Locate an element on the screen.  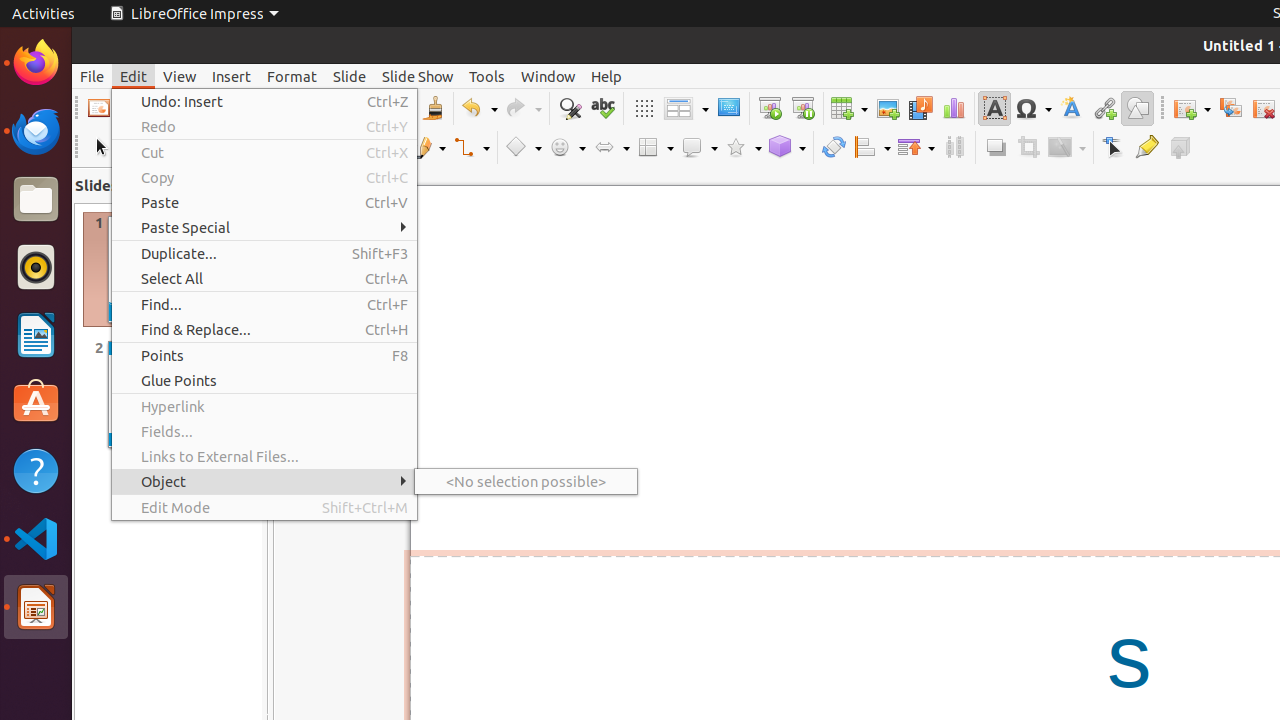
'Hyperlink' is located at coordinates (263, 405).